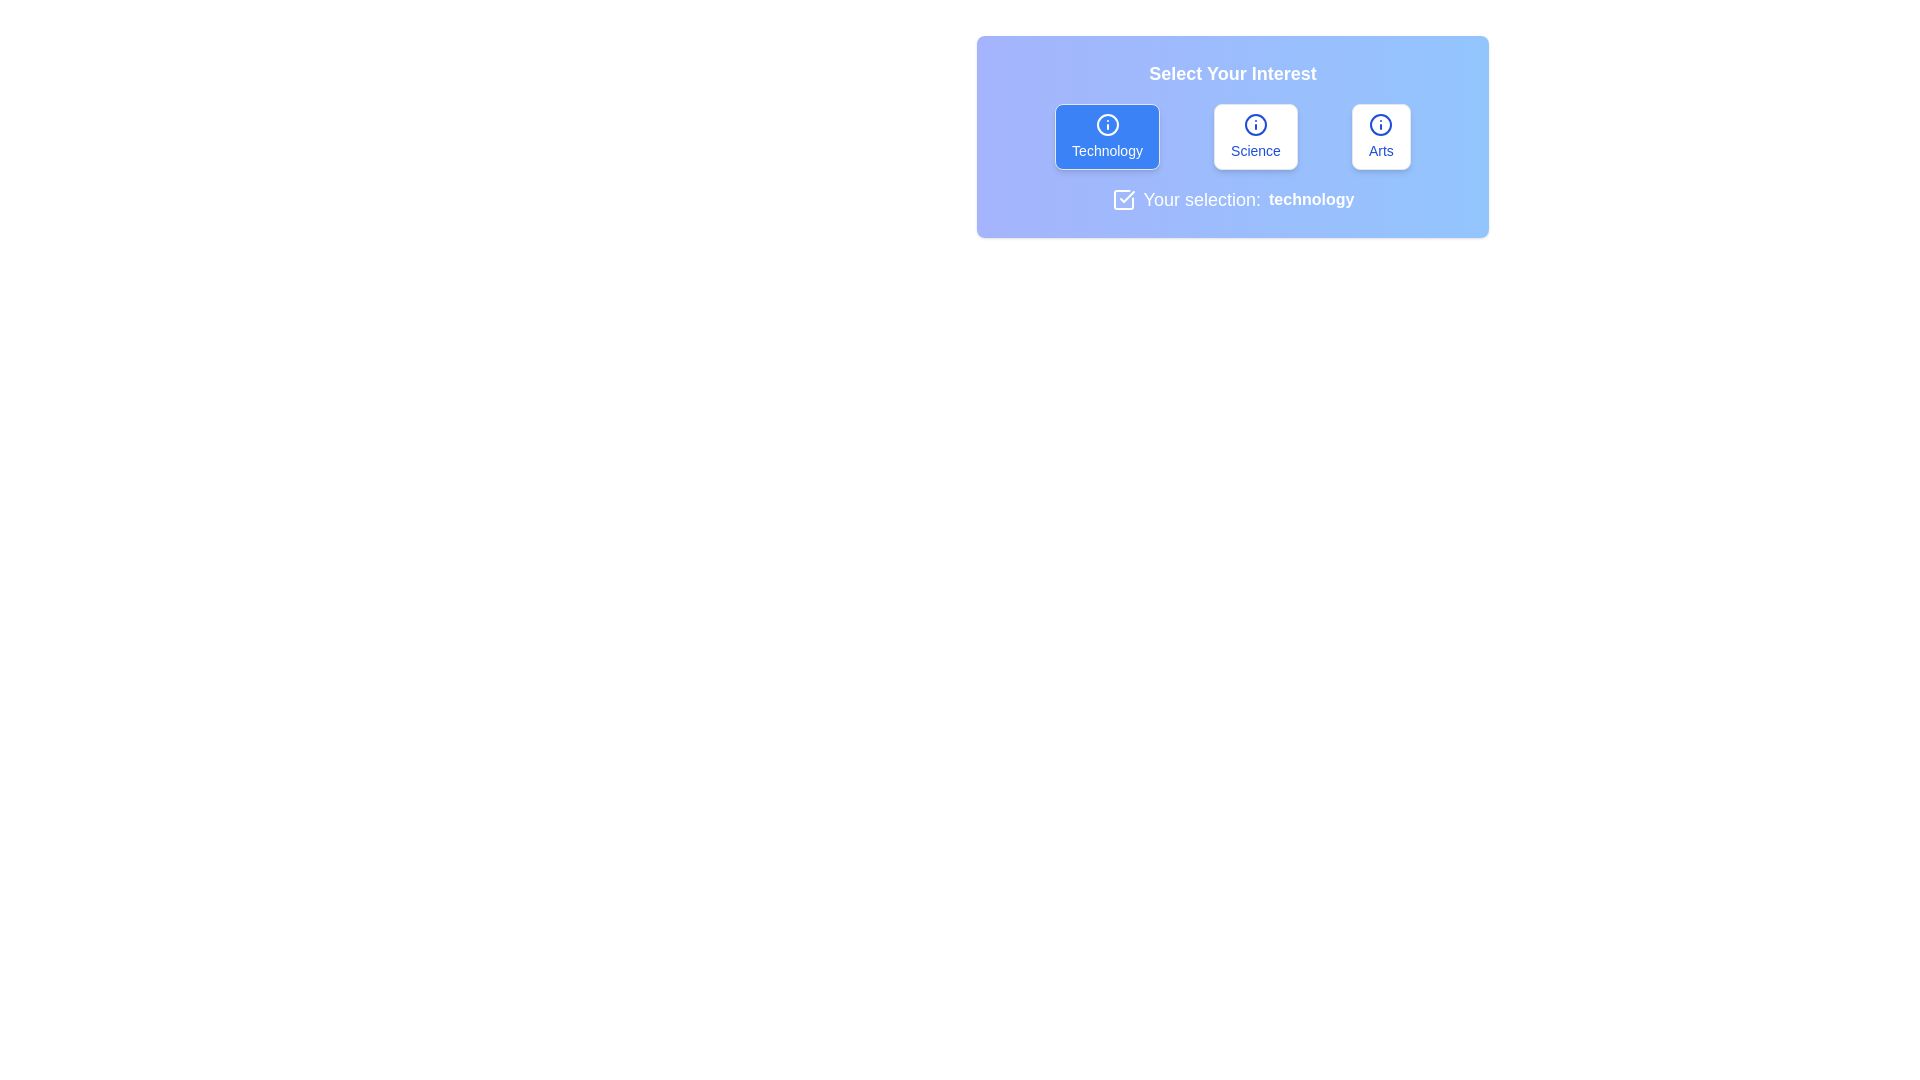 The image size is (1920, 1080). What do you see at coordinates (1106, 136) in the screenshot?
I see `the 'Technology' button to select it` at bounding box center [1106, 136].